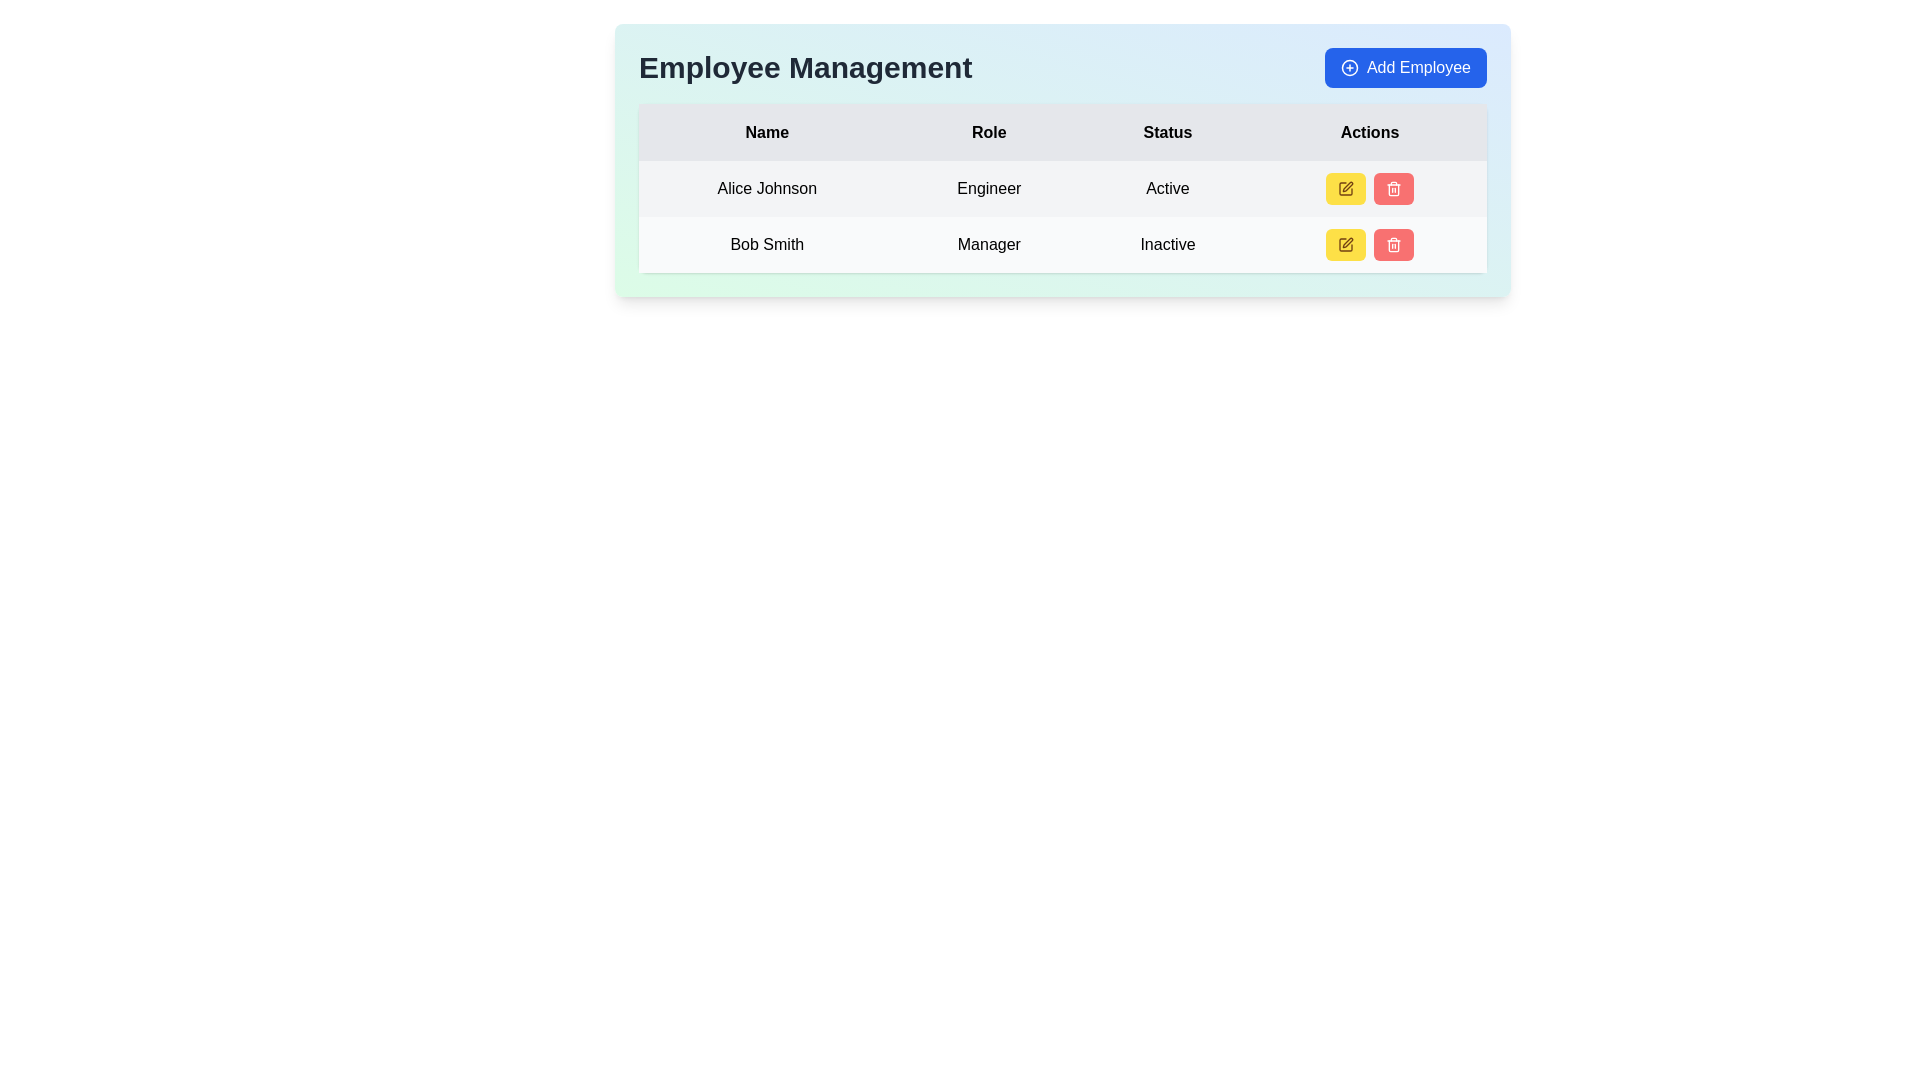  What do you see at coordinates (766, 132) in the screenshot?
I see `the static text label displaying 'Name', which is the first label in a header row of a table, positioned at the top-left corner of the main content area` at bounding box center [766, 132].